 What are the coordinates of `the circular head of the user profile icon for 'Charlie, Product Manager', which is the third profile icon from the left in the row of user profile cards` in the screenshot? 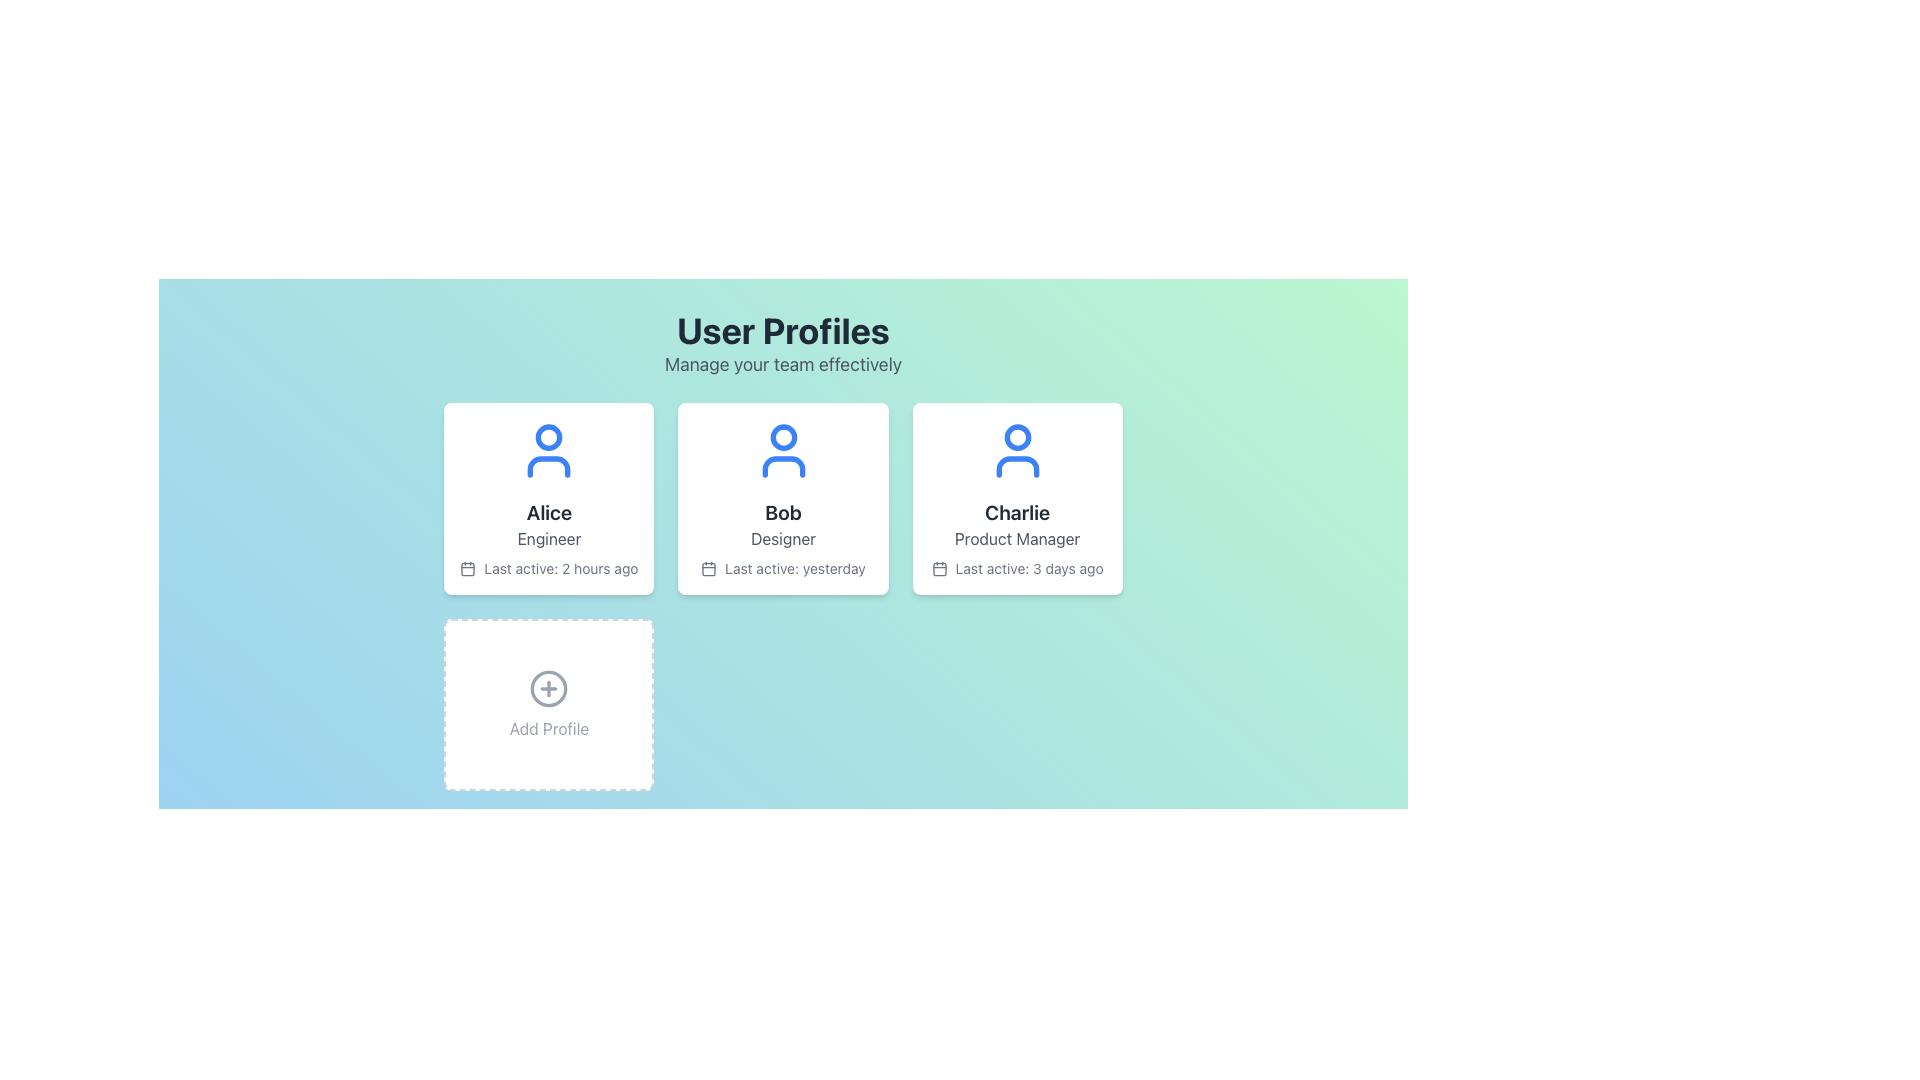 It's located at (1017, 436).